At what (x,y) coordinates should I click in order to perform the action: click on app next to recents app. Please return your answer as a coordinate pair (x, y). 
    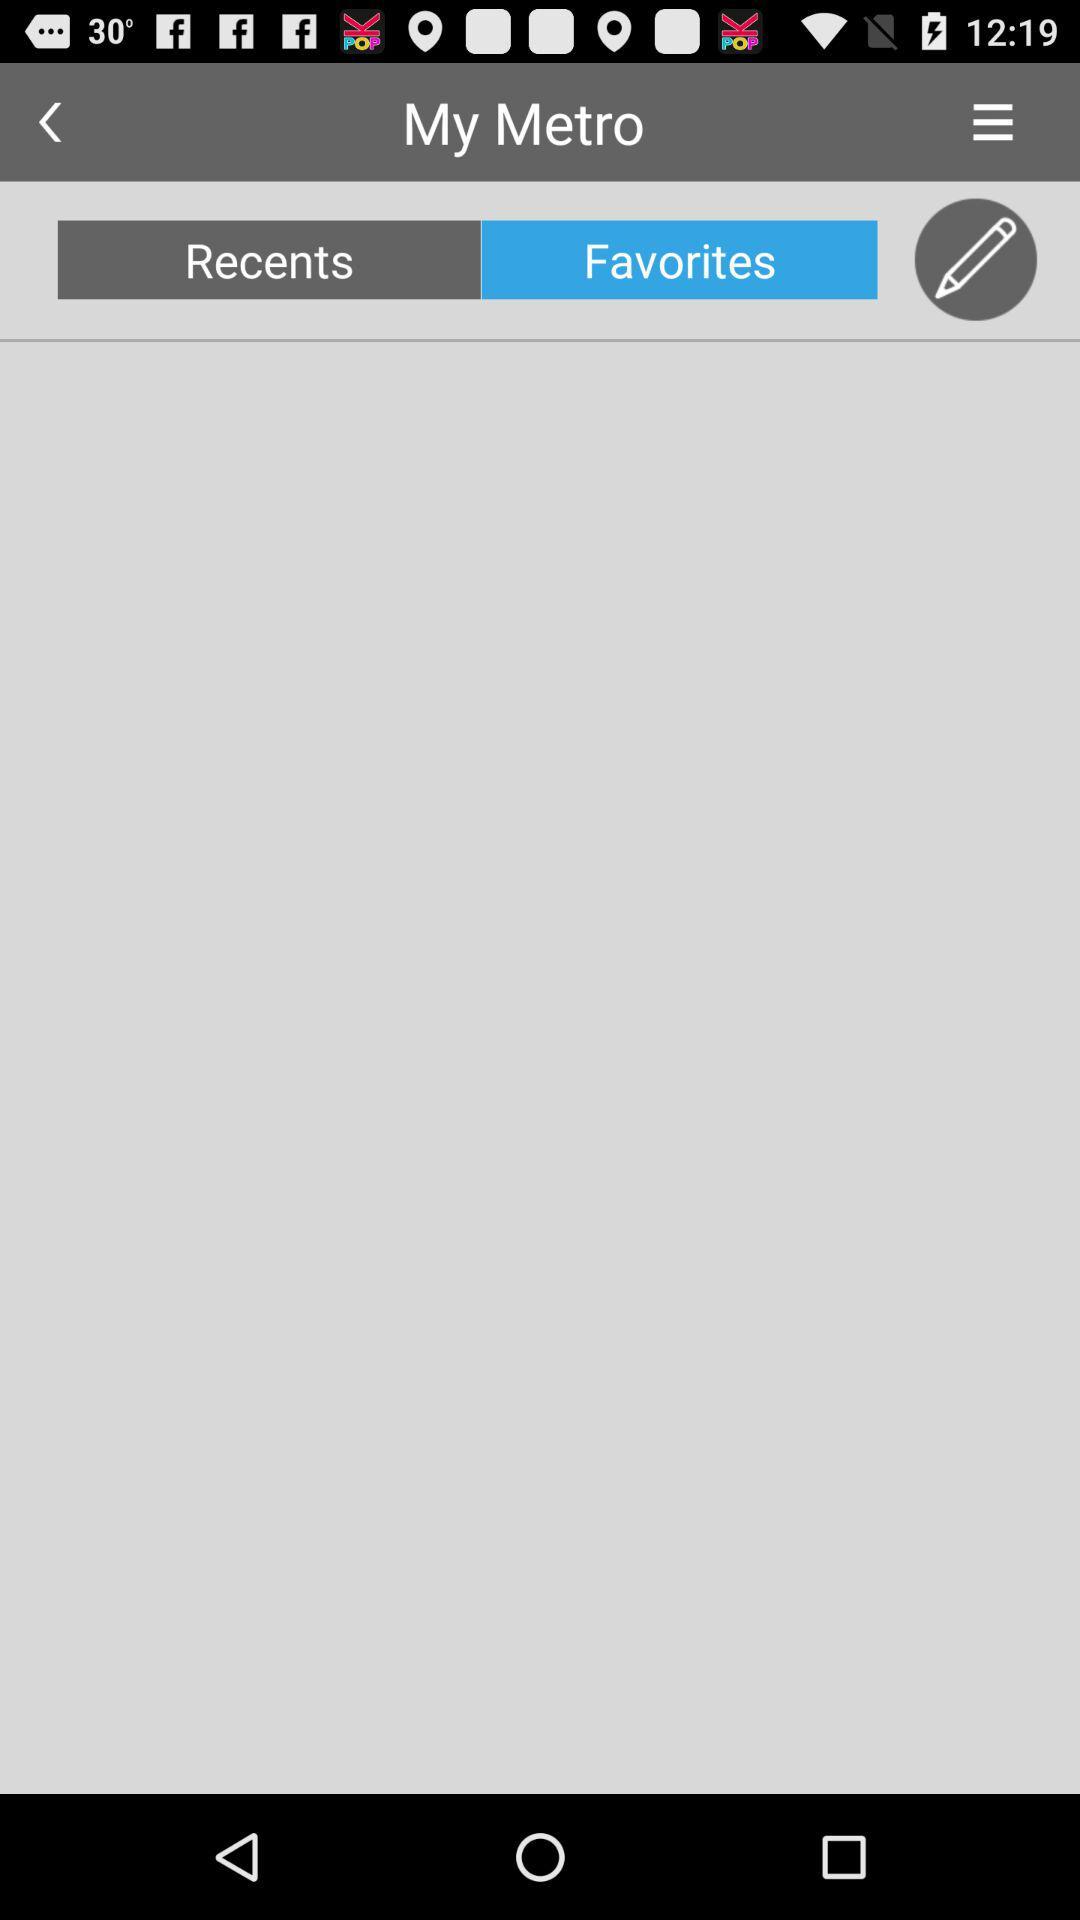
    Looking at the image, I should click on (678, 258).